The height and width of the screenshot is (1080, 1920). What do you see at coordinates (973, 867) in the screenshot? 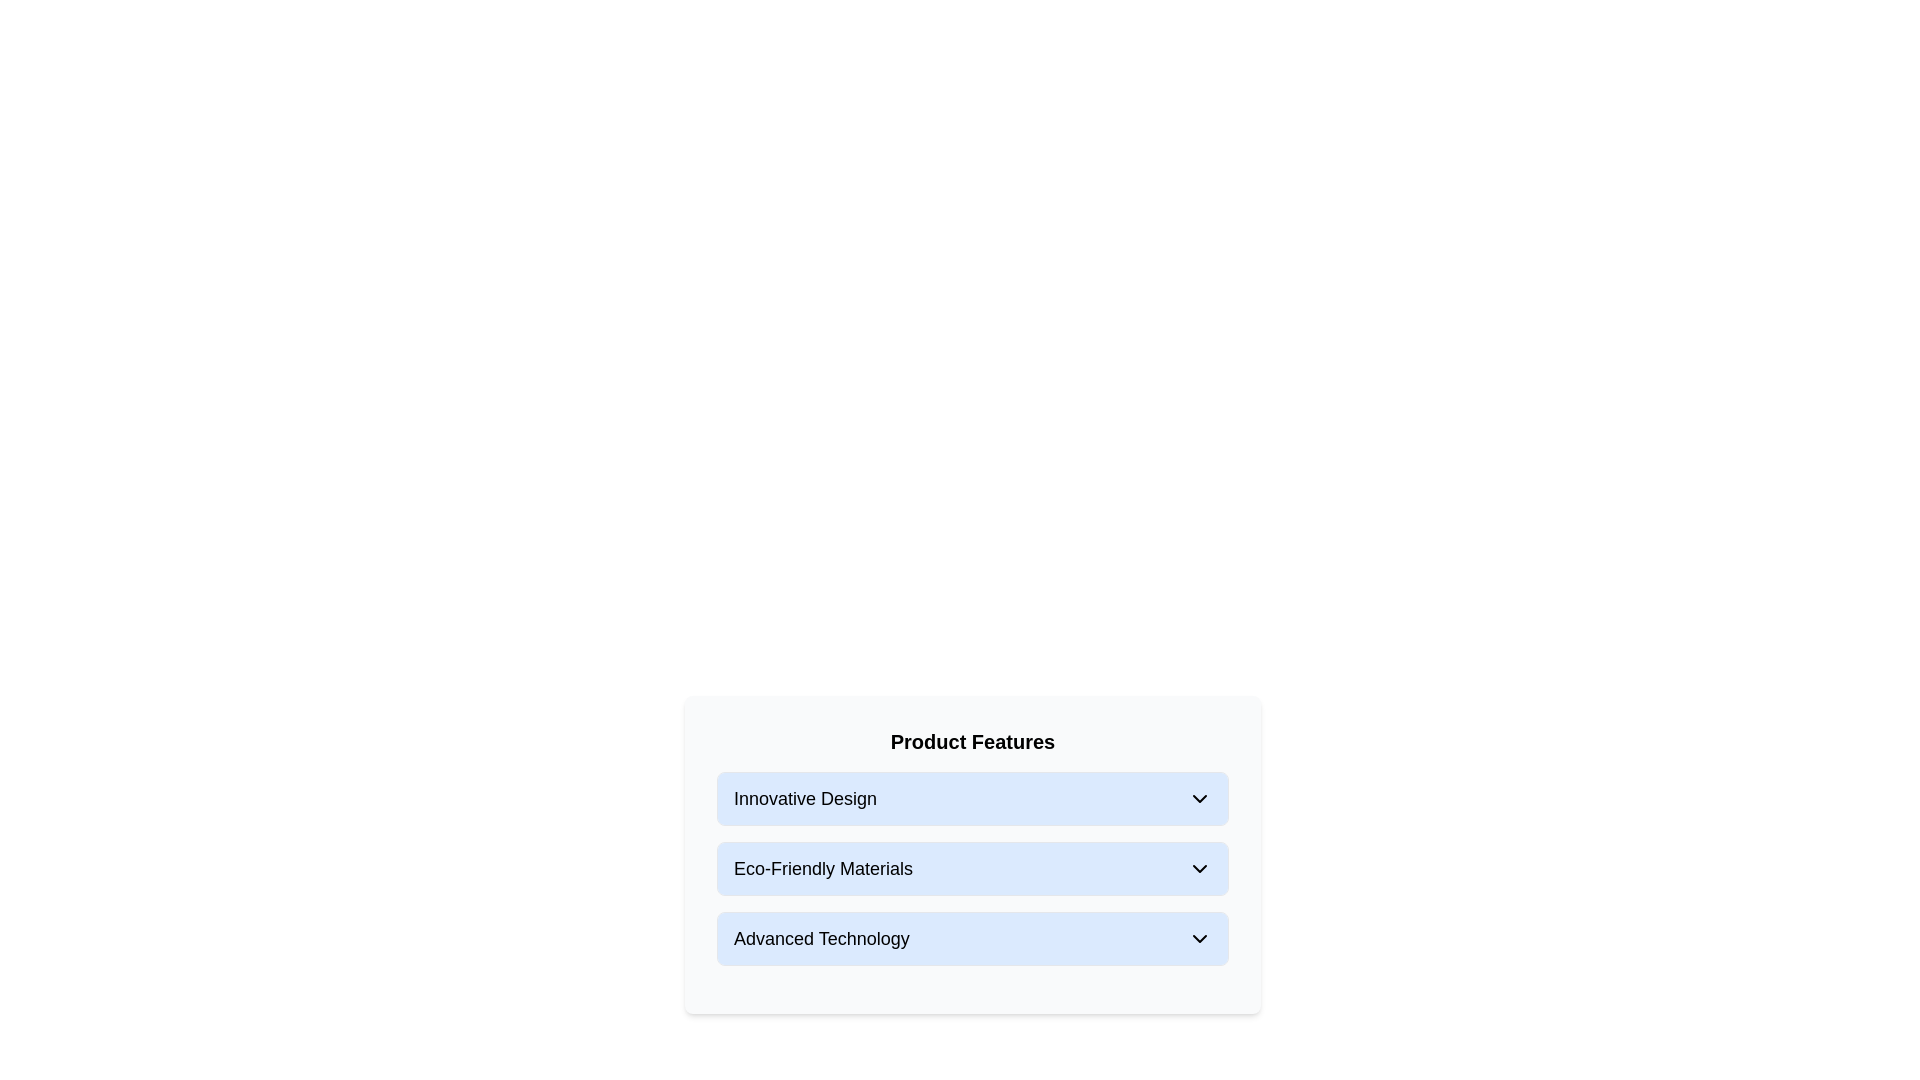
I see `the 'Eco-Friendly Materials' dropdown button` at bounding box center [973, 867].